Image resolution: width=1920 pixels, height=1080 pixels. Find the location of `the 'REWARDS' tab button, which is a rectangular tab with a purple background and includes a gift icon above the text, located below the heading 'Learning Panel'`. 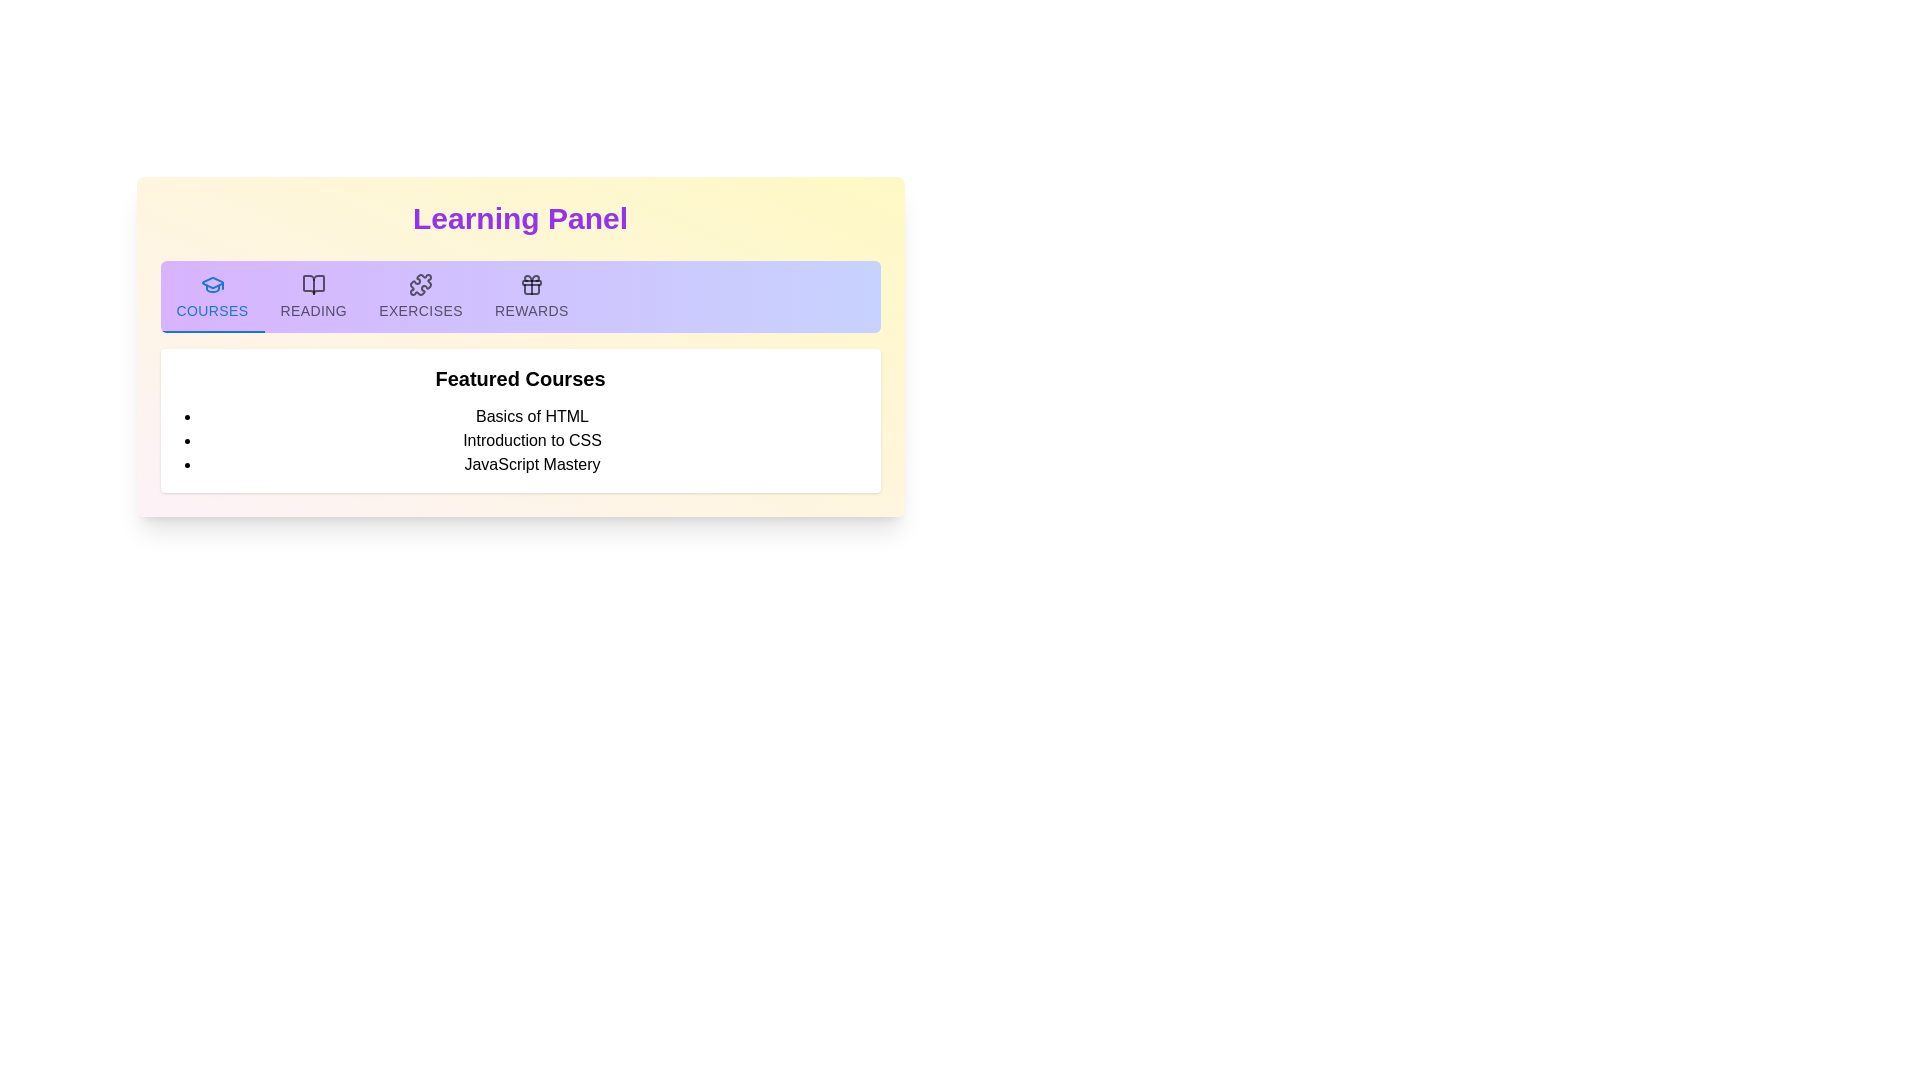

the 'REWARDS' tab button, which is a rectangular tab with a purple background and includes a gift icon above the text, located below the heading 'Learning Panel' is located at coordinates (531, 297).